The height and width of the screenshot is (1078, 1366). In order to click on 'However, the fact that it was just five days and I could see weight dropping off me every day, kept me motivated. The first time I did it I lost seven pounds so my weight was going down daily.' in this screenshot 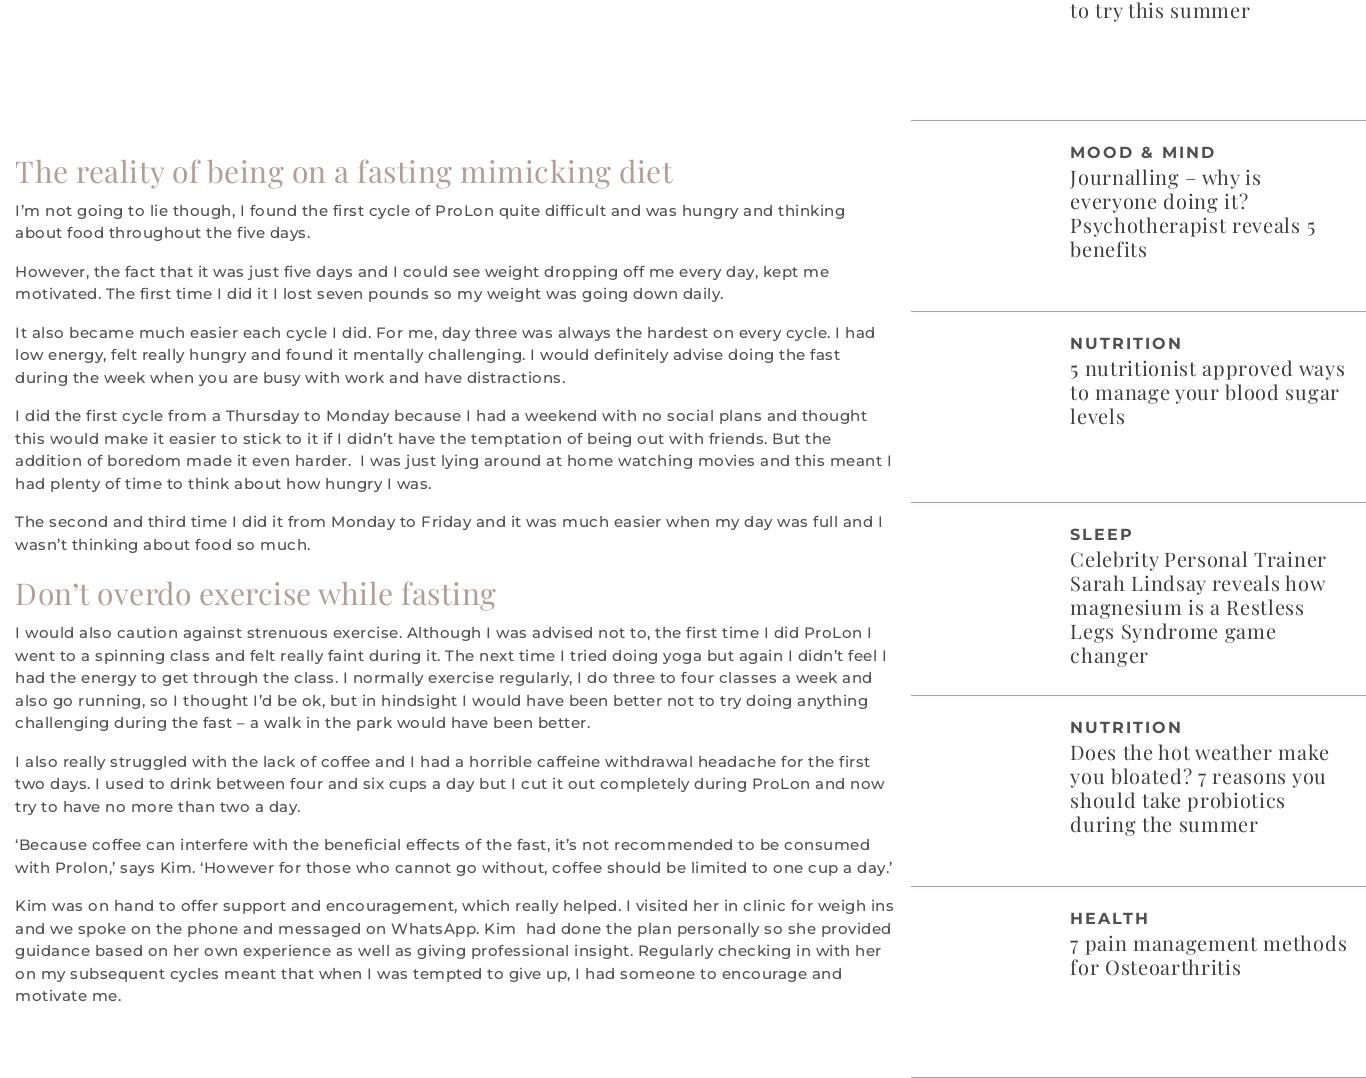, I will do `click(420, 282)`.